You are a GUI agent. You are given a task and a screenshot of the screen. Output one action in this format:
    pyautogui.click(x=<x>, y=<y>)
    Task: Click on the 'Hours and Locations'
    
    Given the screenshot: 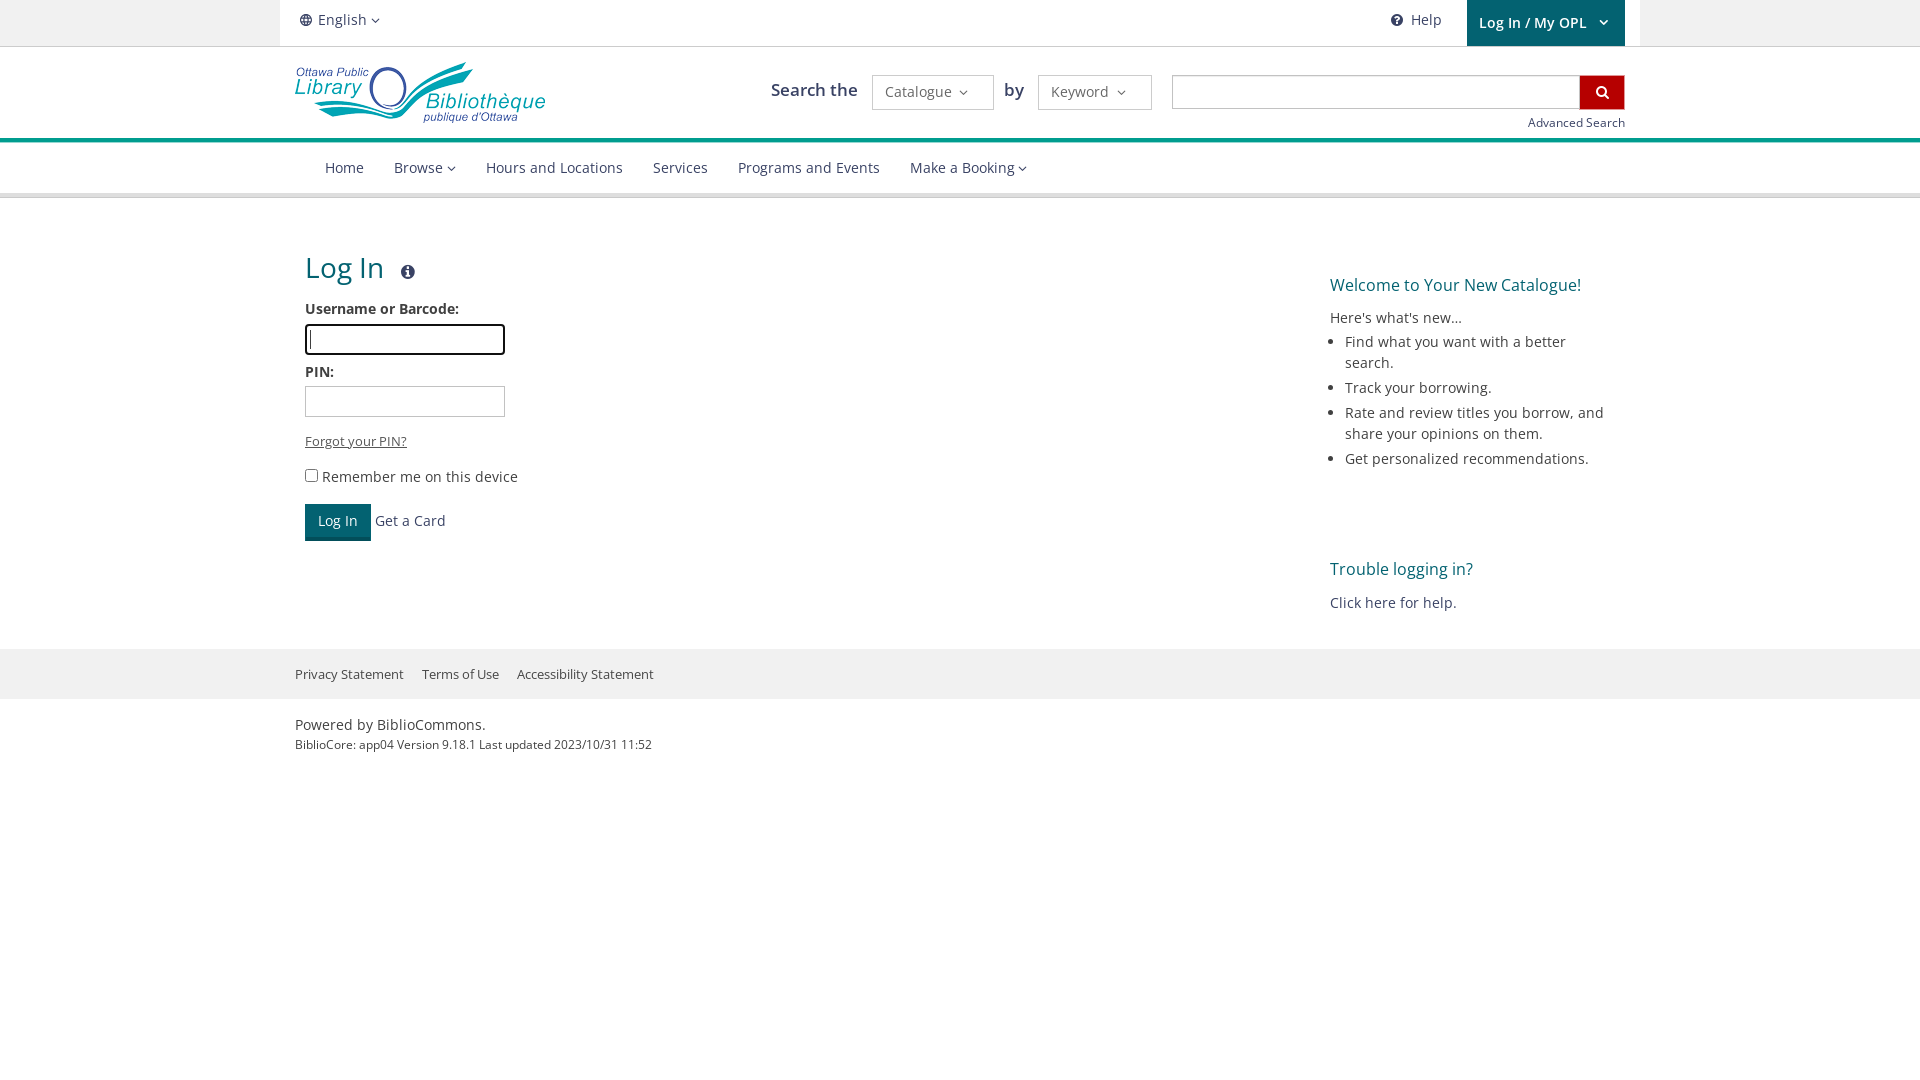 What is the action you would take?
    pyautogui.click(x=553, y=167)
    